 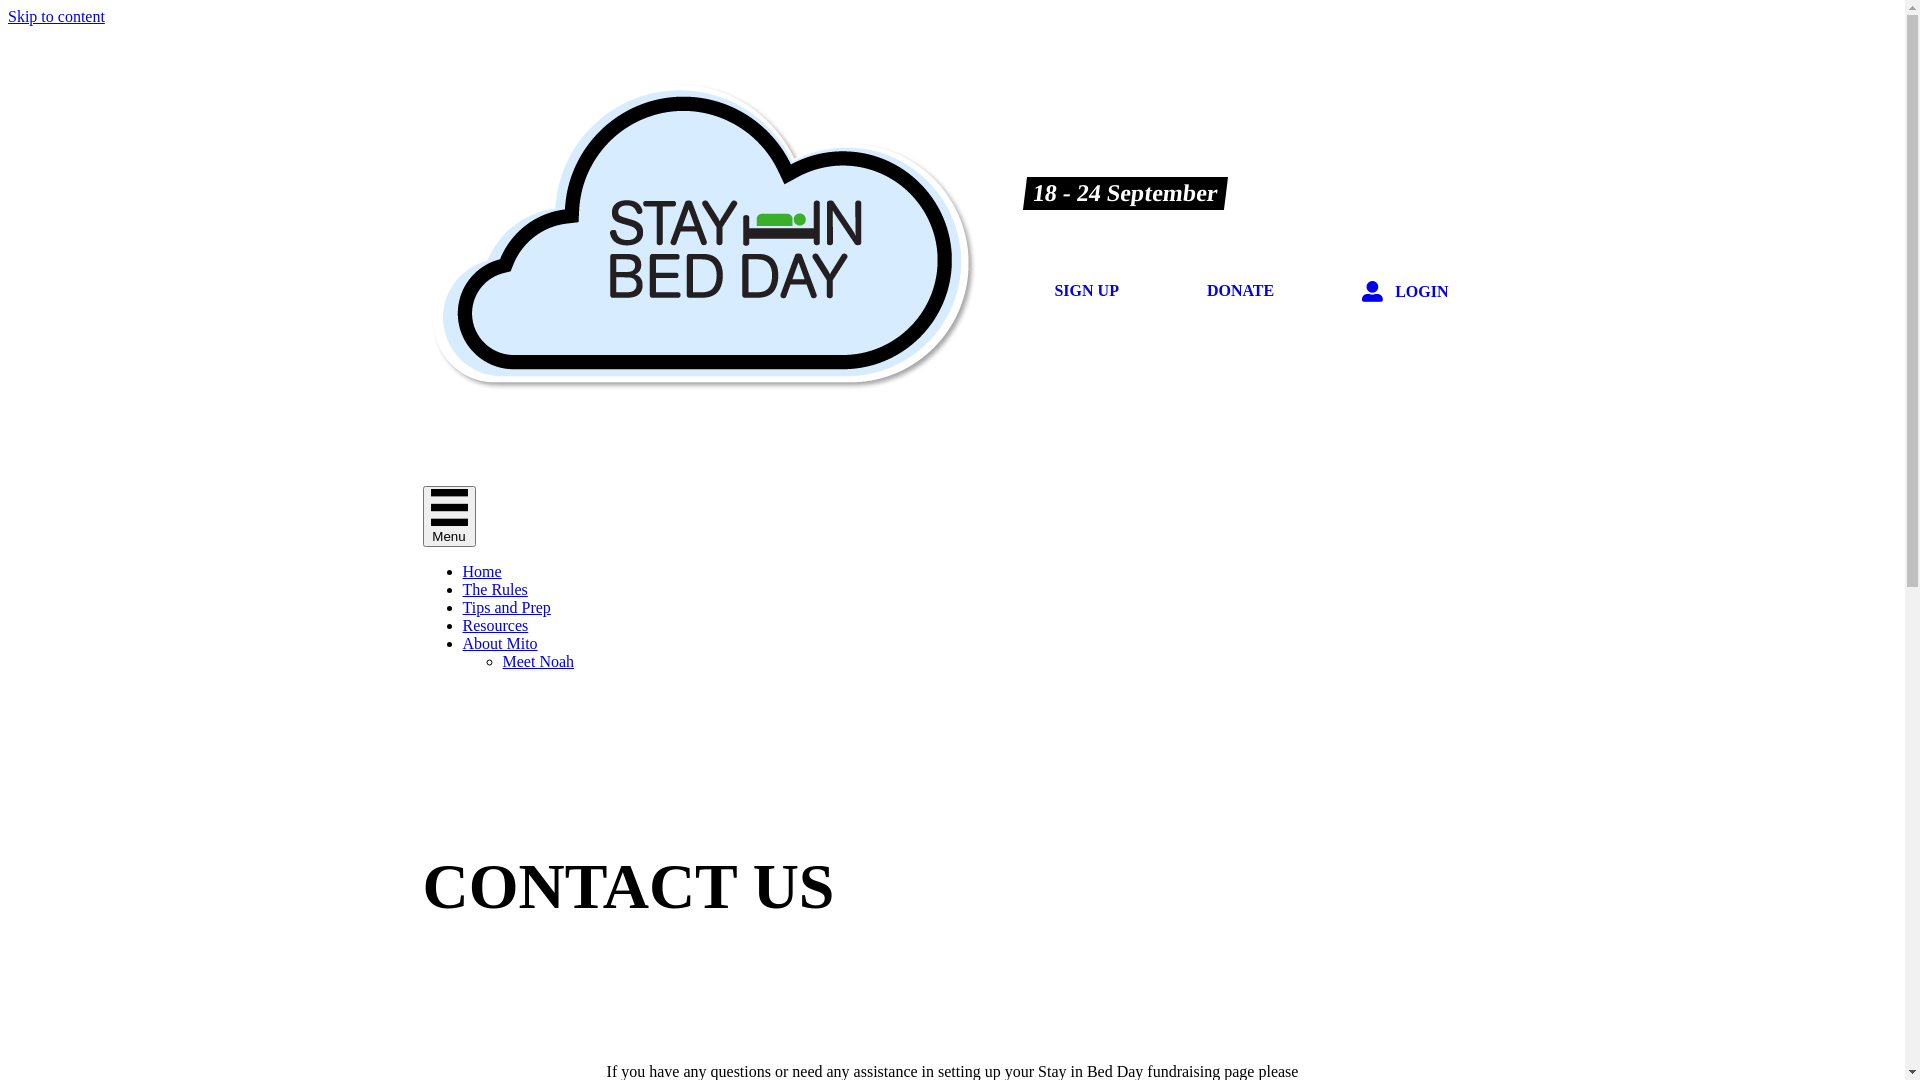 What do you see at coordinates (1404, 292) in the screenshot?
I see `'LOGIN'` at bounding box center [1404, 292].